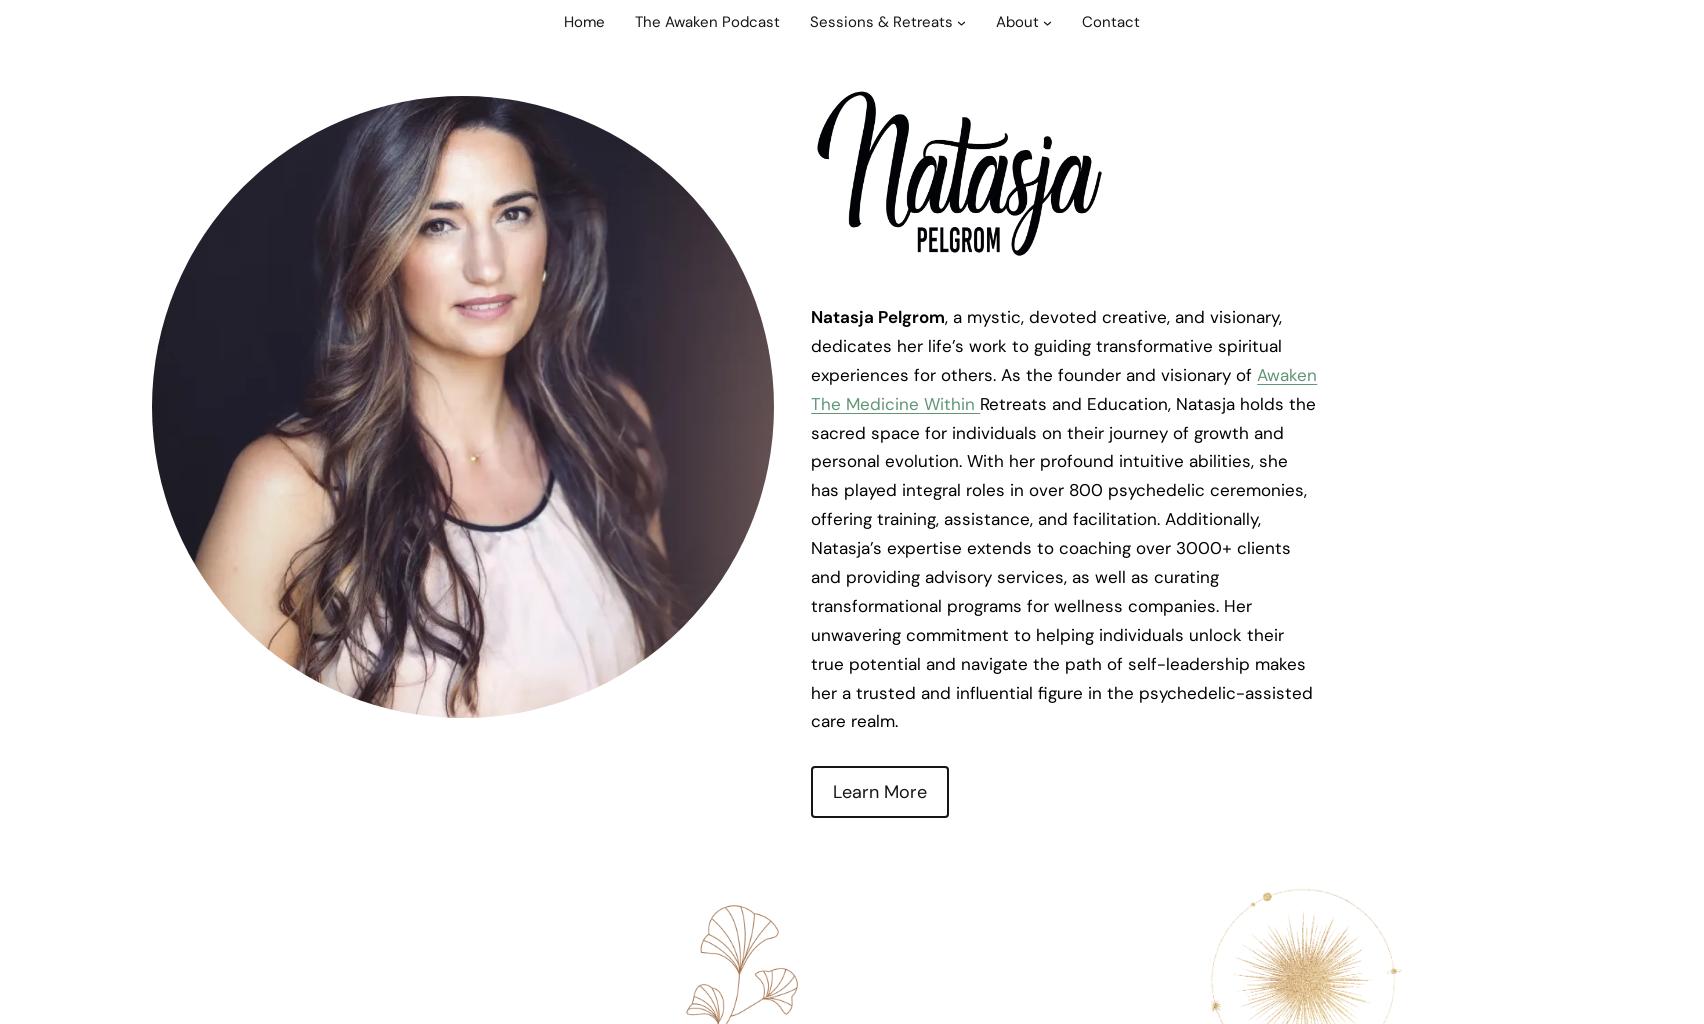  Describe the element at coordinates (809, 22) in the screenshot. I see `'Sessions & Retreats'` at that location.